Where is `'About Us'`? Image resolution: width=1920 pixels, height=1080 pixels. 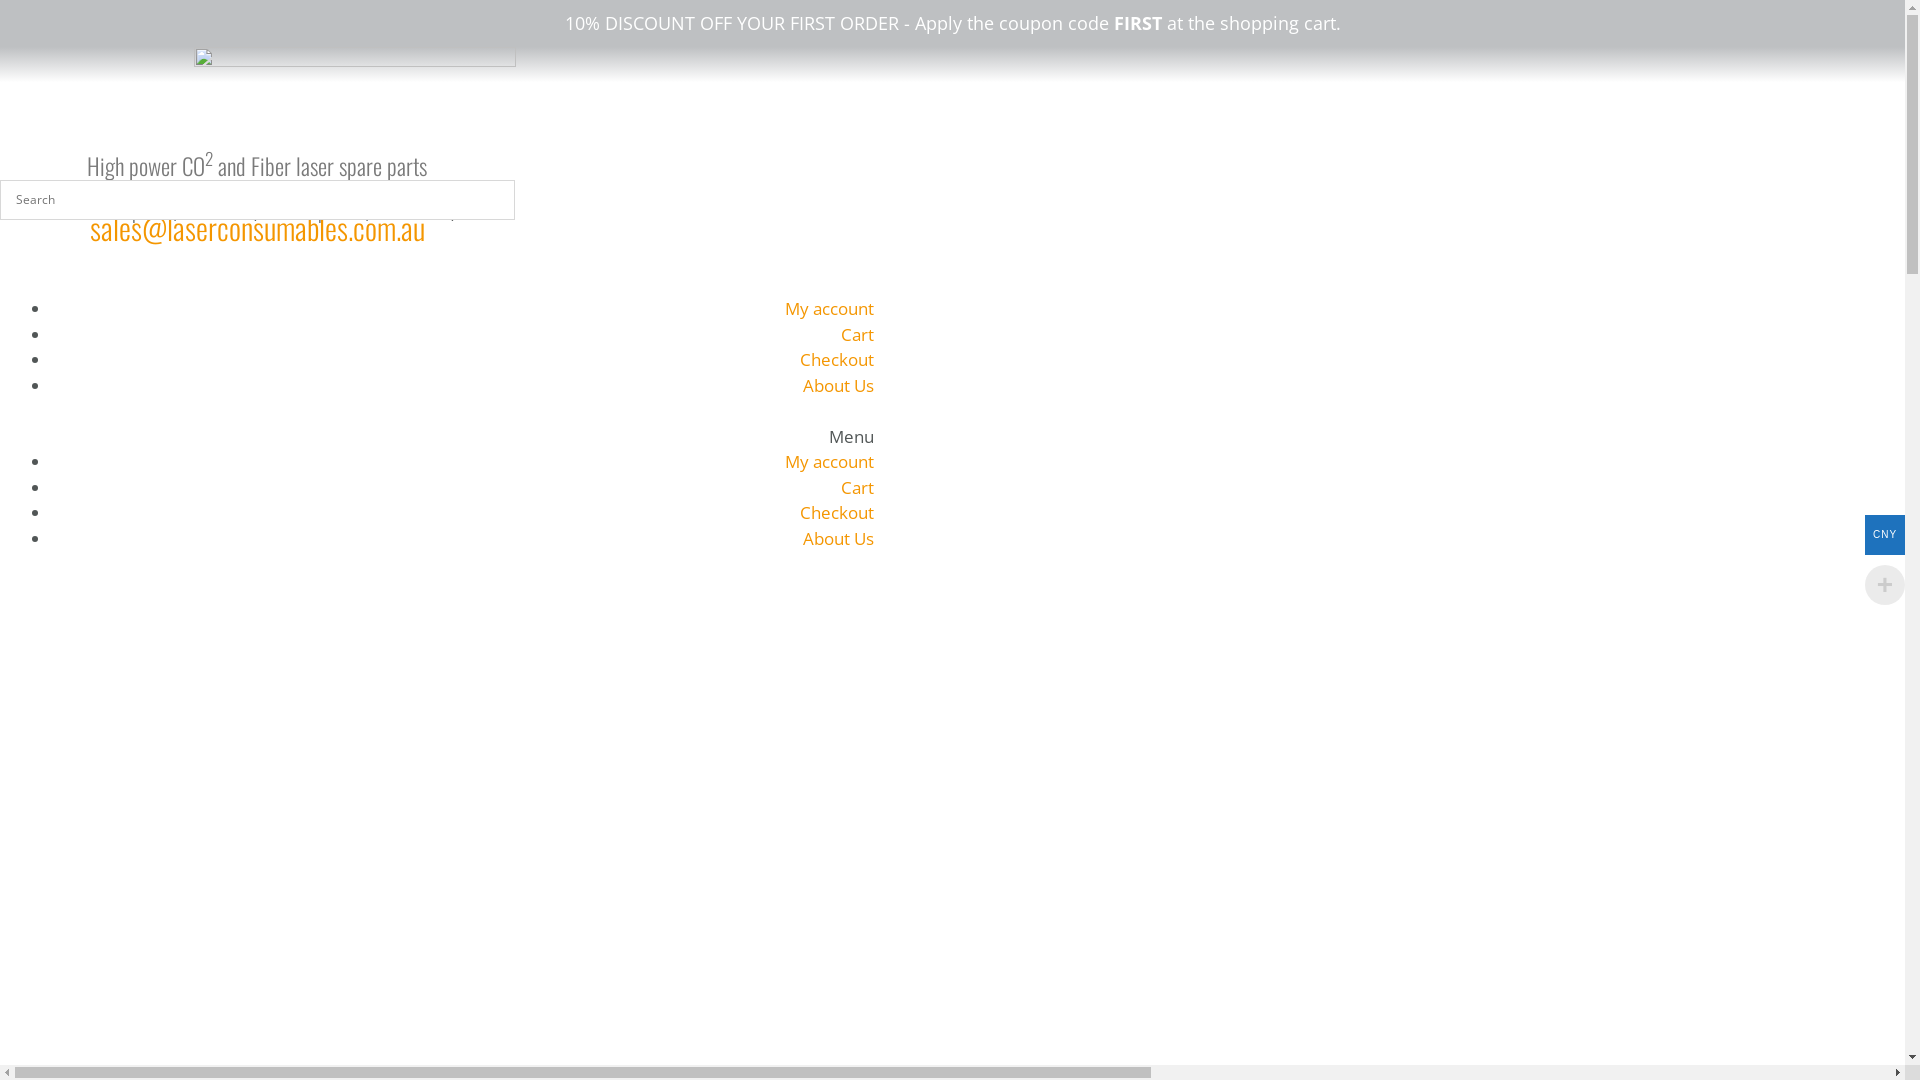
'About Us' is located at coordinates (838, 385).